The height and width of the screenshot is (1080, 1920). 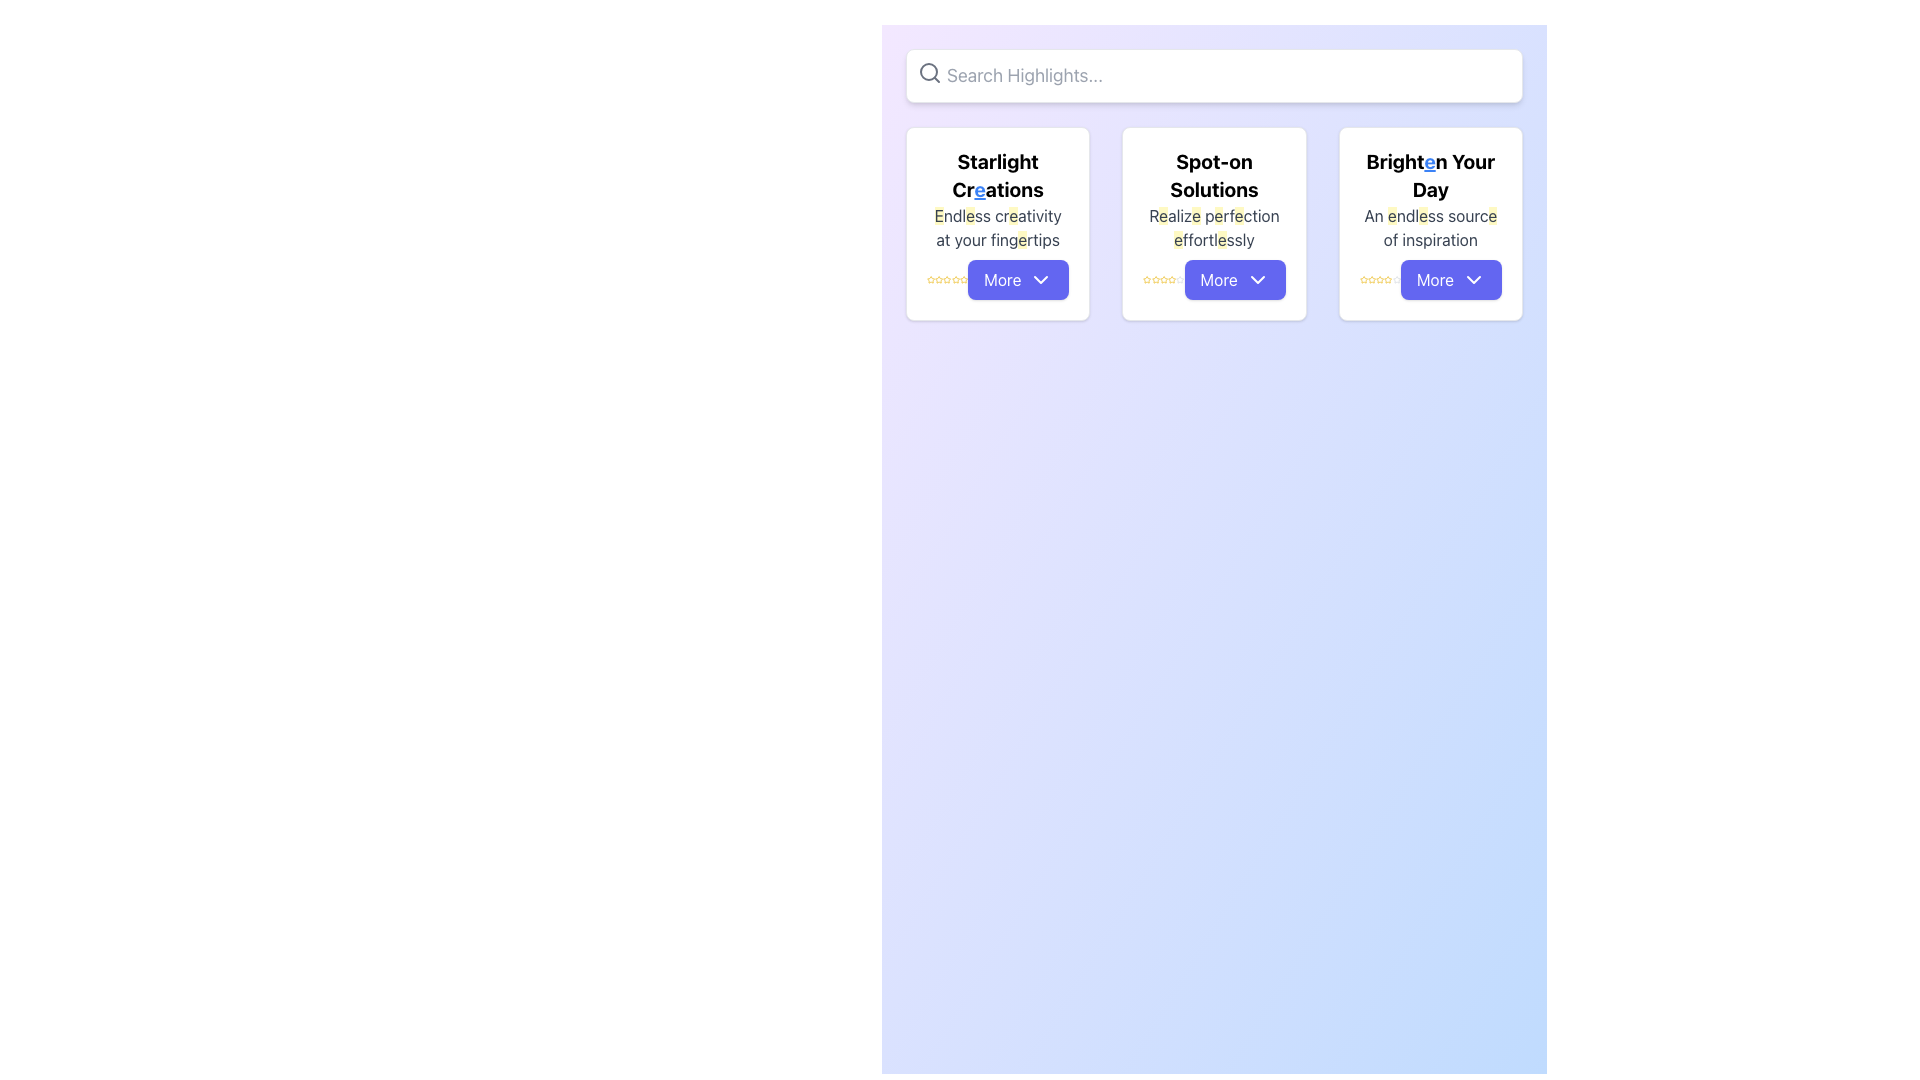 What do you see at coordinates (1155, 280) in the screenshot?
I see `the second star icon in the rating system located beneath the 'Spot-on Solutions' description text and above the 'More' button` at bounding box center [1155, 280].